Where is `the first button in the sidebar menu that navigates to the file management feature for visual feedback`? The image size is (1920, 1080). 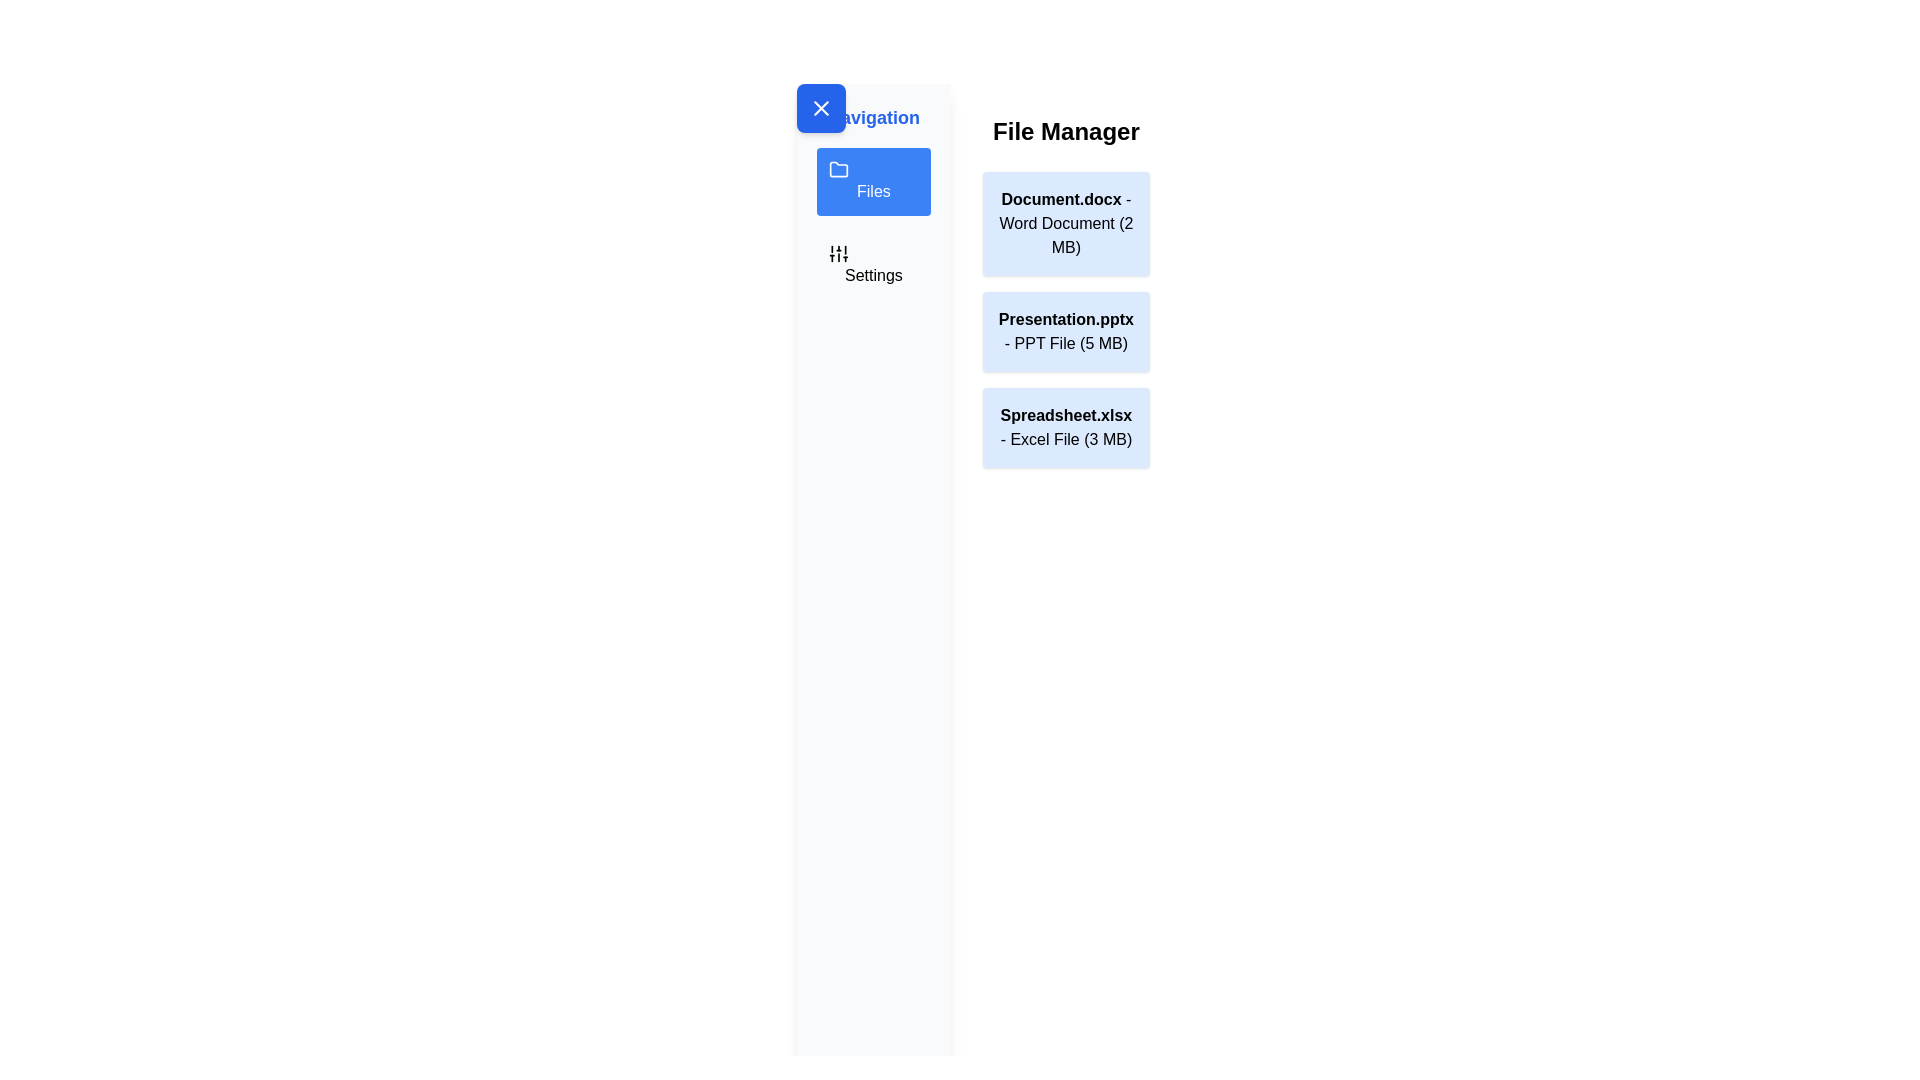
the first button in the sidebar menu that navigates to the file management feature for visual feedback is located at coordinates (873, 181).